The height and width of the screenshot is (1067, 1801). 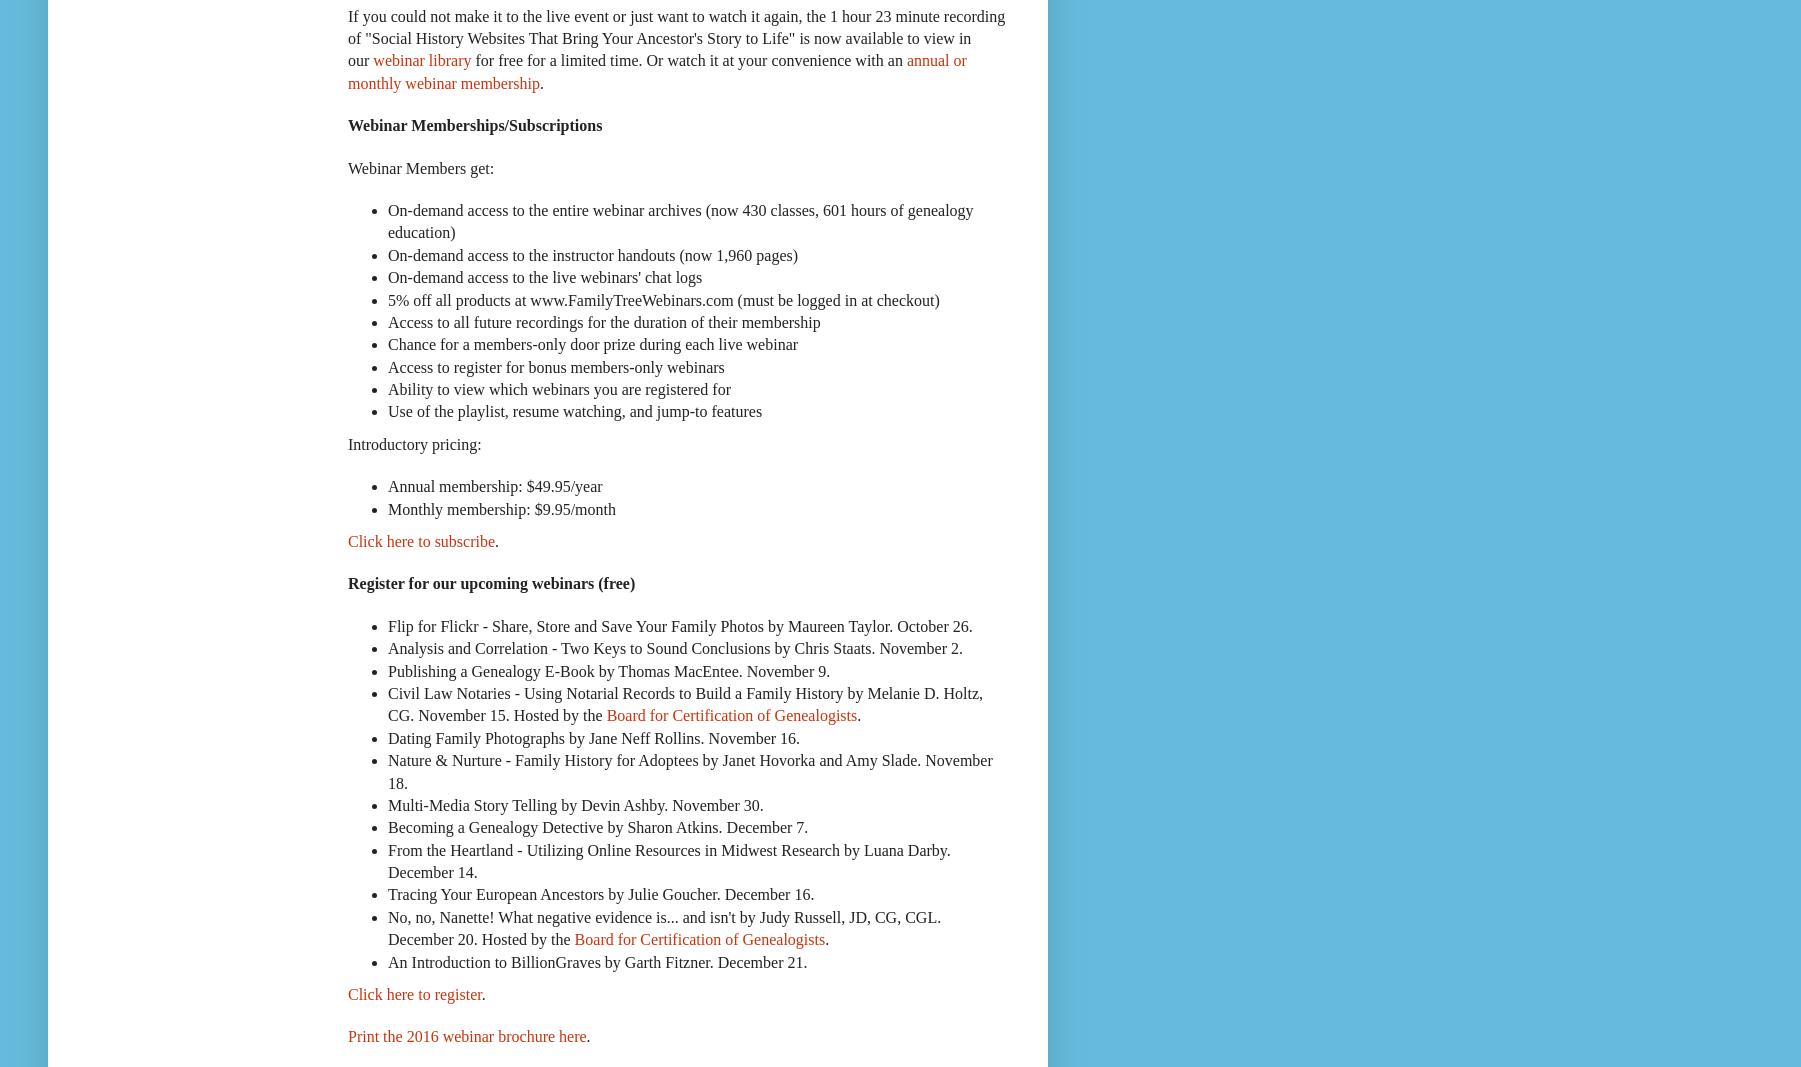 What do you see at coordinates (663, 927) in the screenshot?
I see `'No, no, Nanette! What negative evidence is... and isn't by Judy Russell, JD, CG, CGL. December 20. Hosted by the'` at bounding box center [663, 927].